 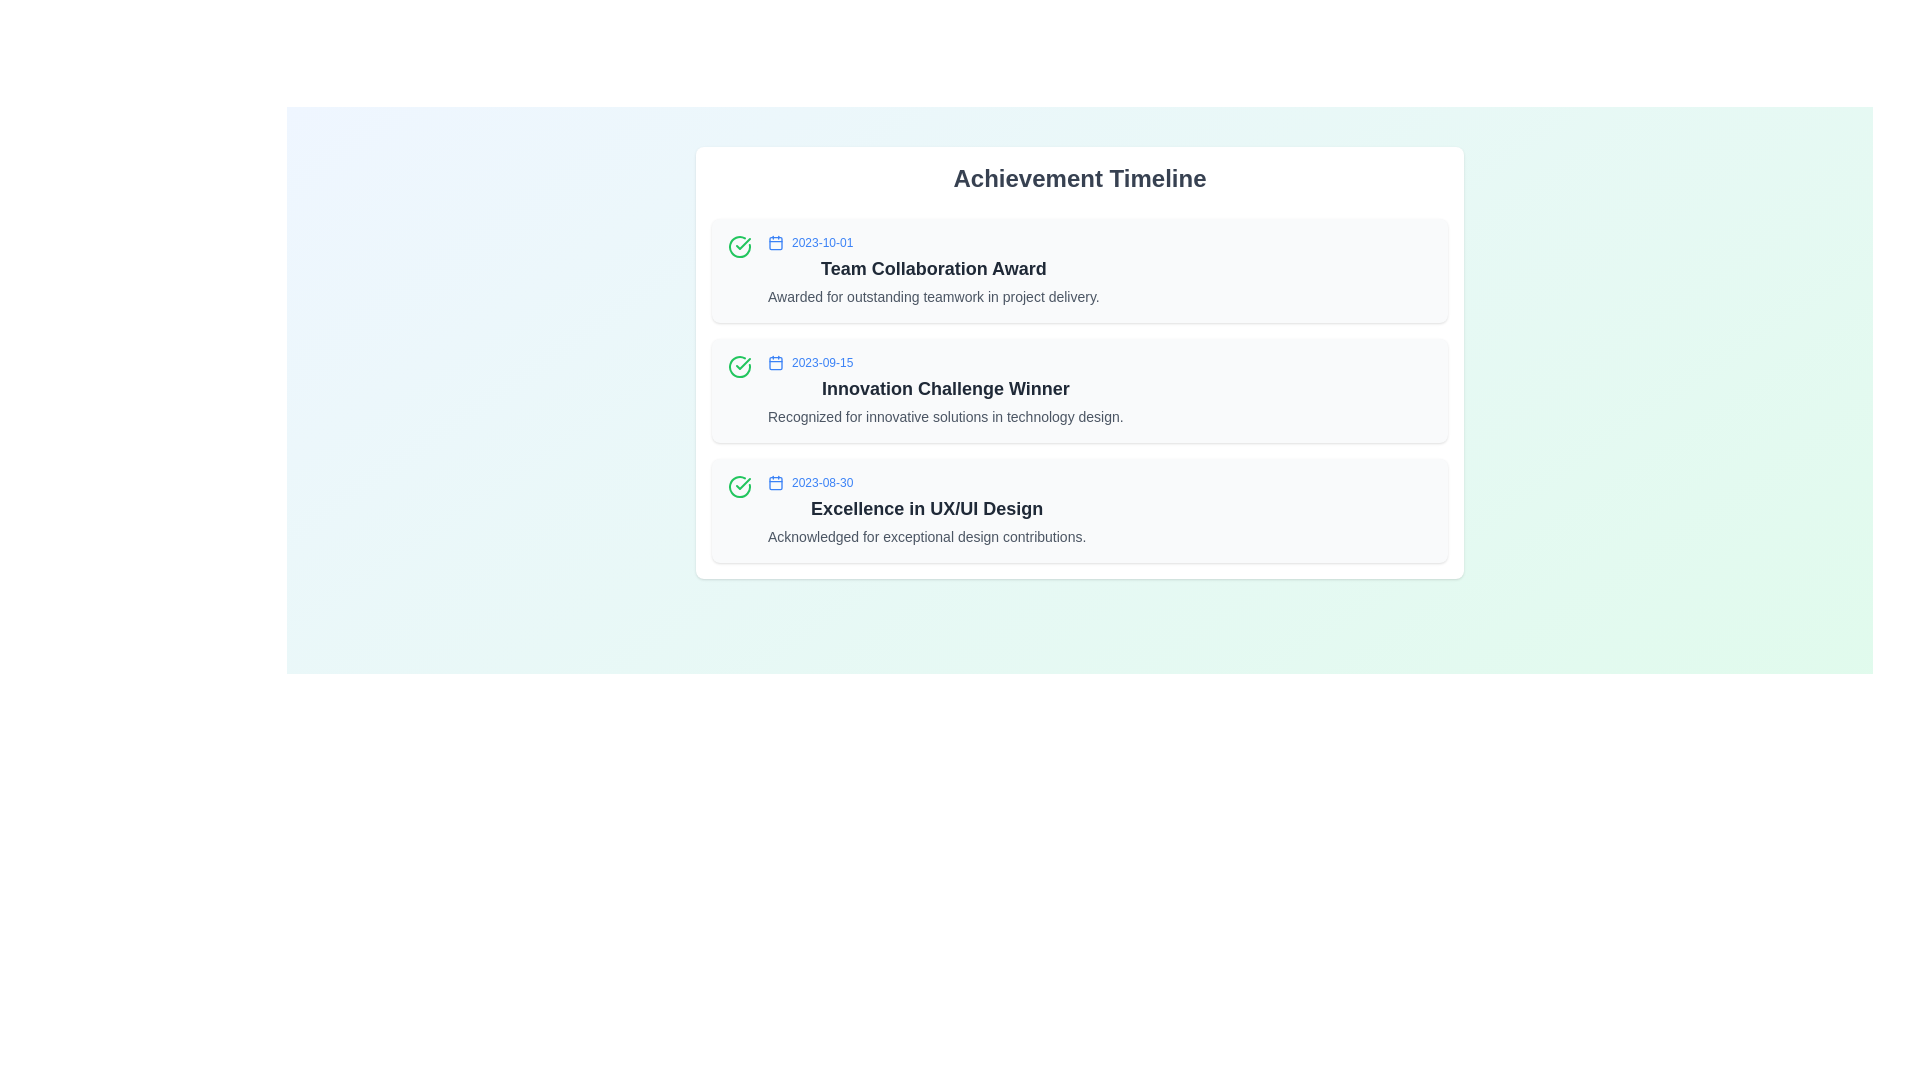 I want to click on the visual state of the green circular SVG icon with a checkmark, which is part of the Achievement Timeline, located to the left of the text '2023-09-15 Innovation Challenge Winner', so click(x=738, y=366).